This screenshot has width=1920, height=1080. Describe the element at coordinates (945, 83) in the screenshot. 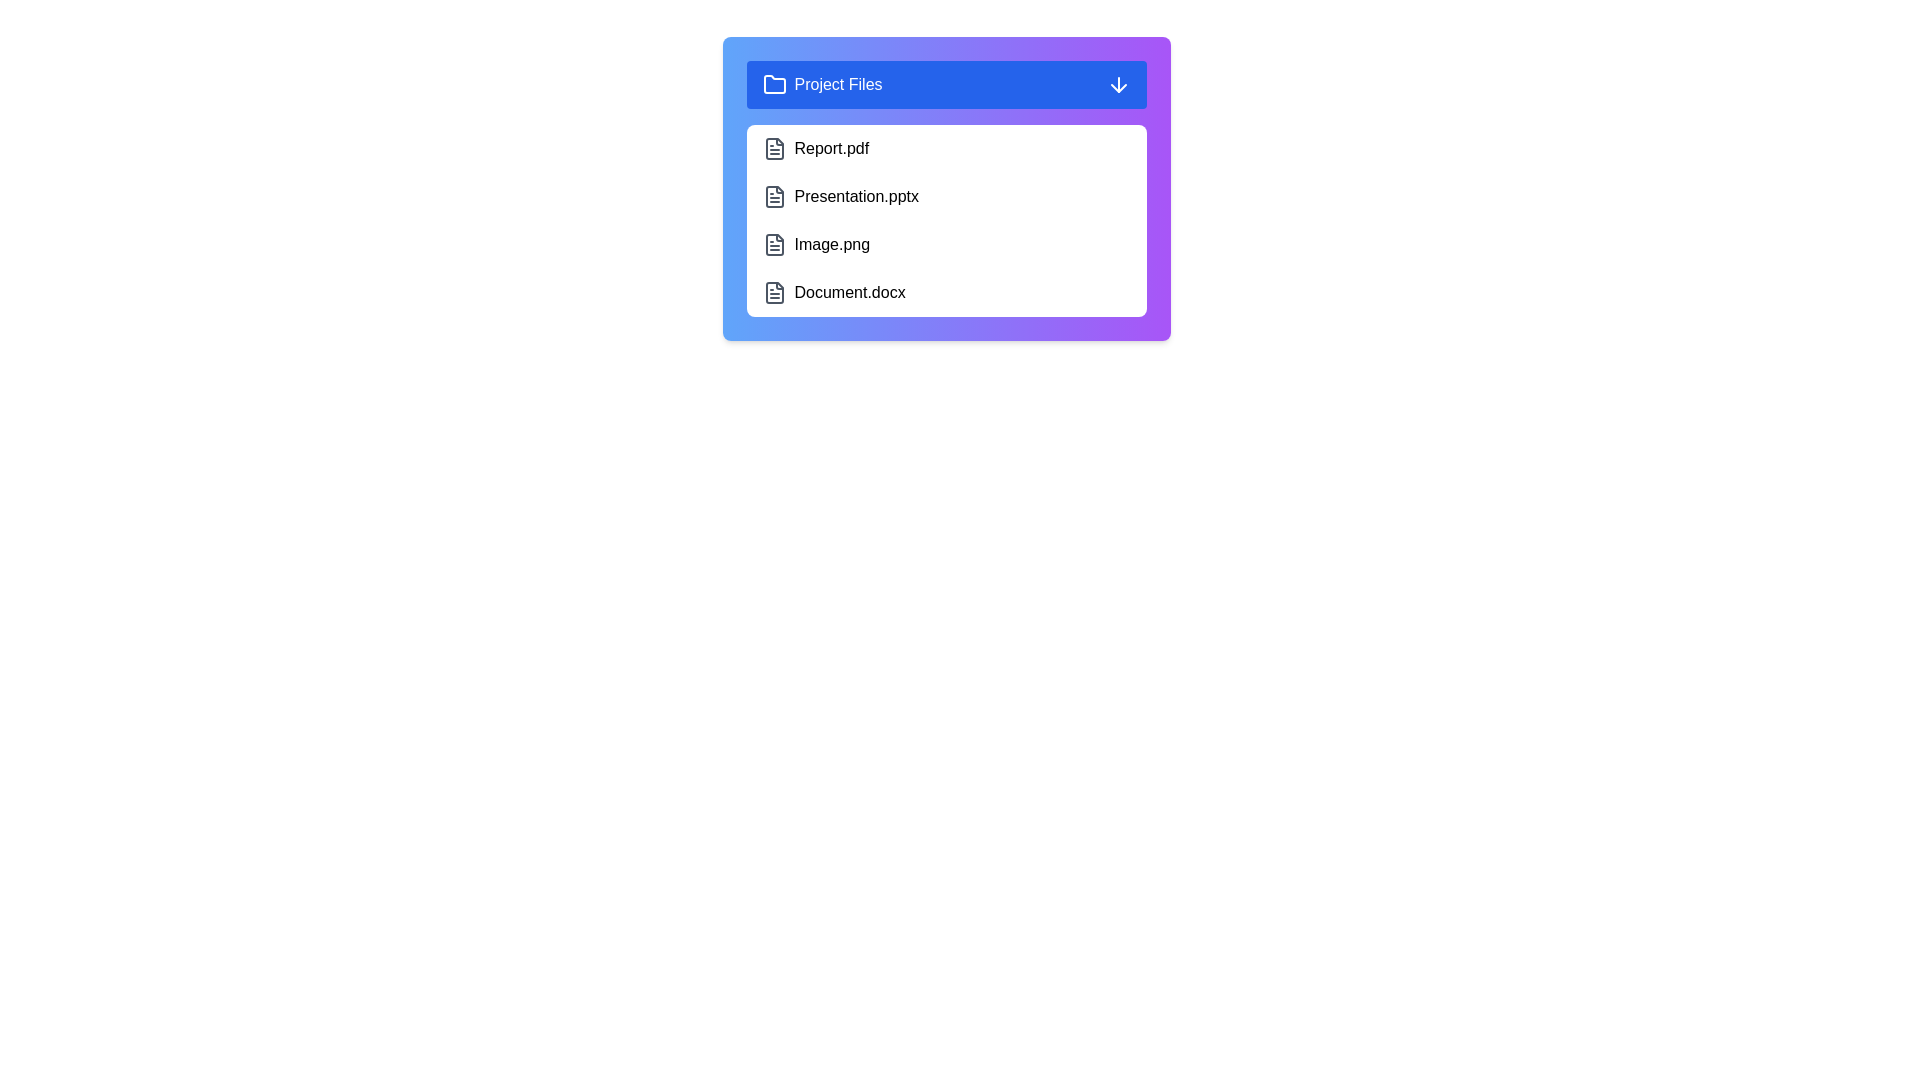

I see `button to toggle the folder view` at that location.